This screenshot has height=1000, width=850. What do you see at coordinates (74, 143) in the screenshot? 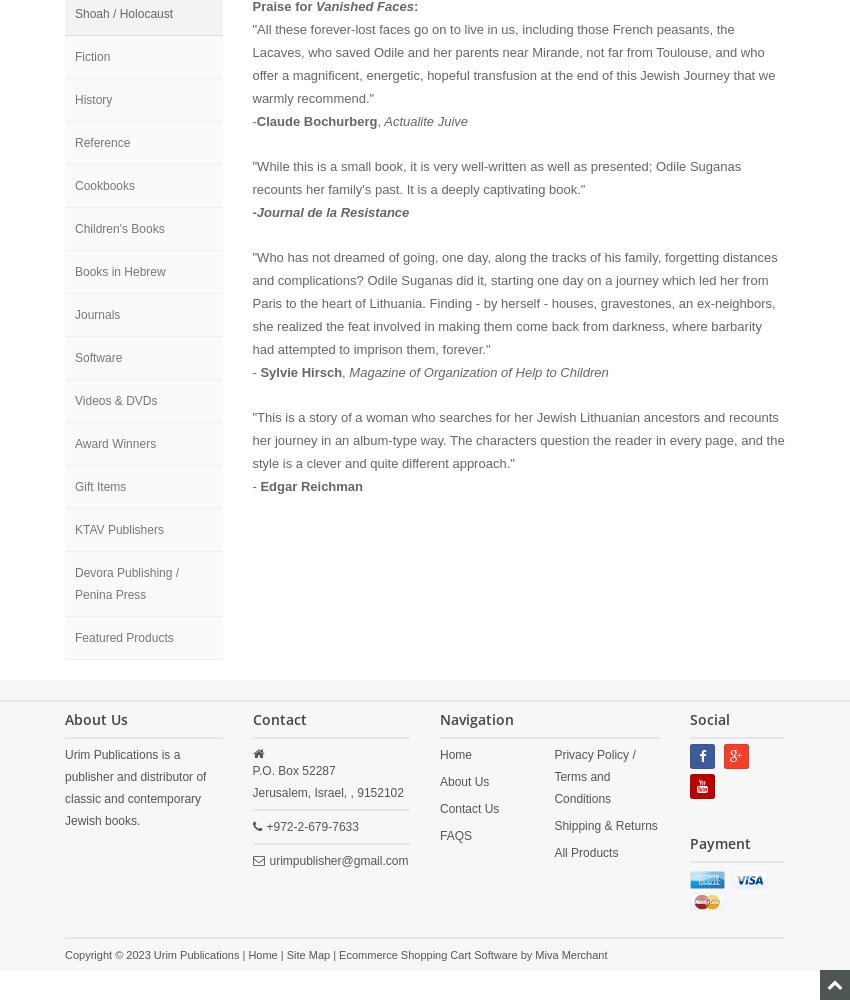
I see `'Reference'` at bounding box center [74, 143].